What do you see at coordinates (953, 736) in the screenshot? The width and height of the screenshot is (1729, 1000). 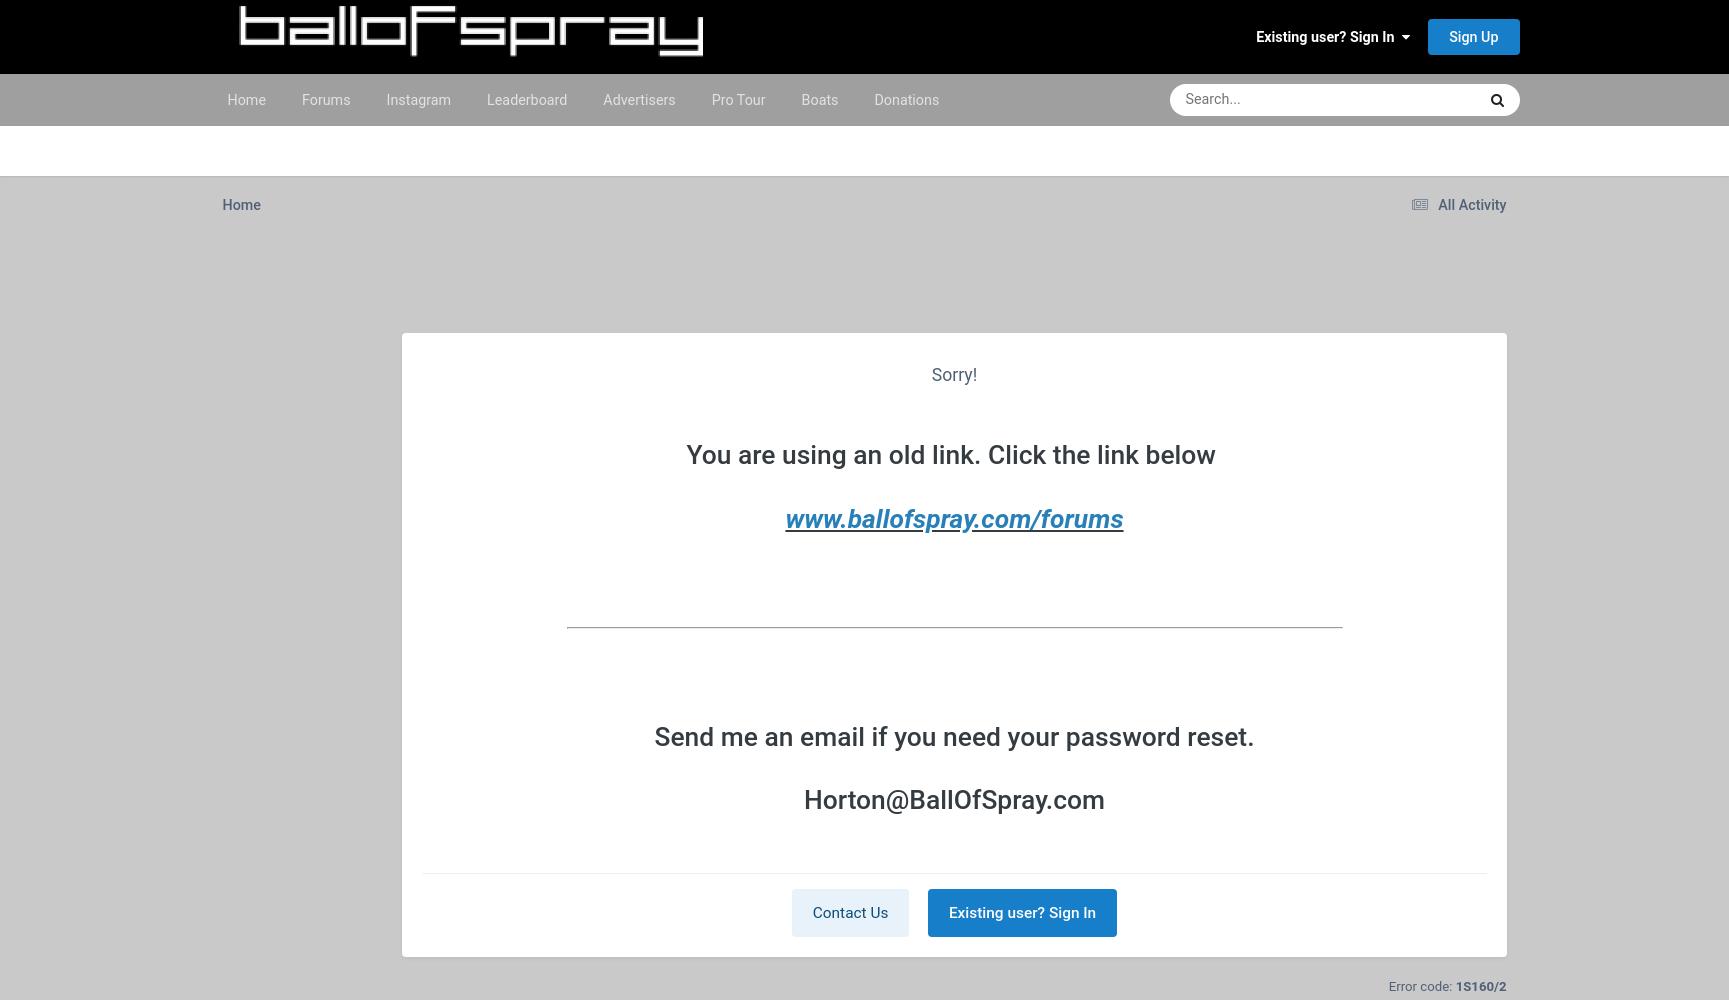 I see `'Send me an email if you need your password reset.'` at bounding box center [953, 736].